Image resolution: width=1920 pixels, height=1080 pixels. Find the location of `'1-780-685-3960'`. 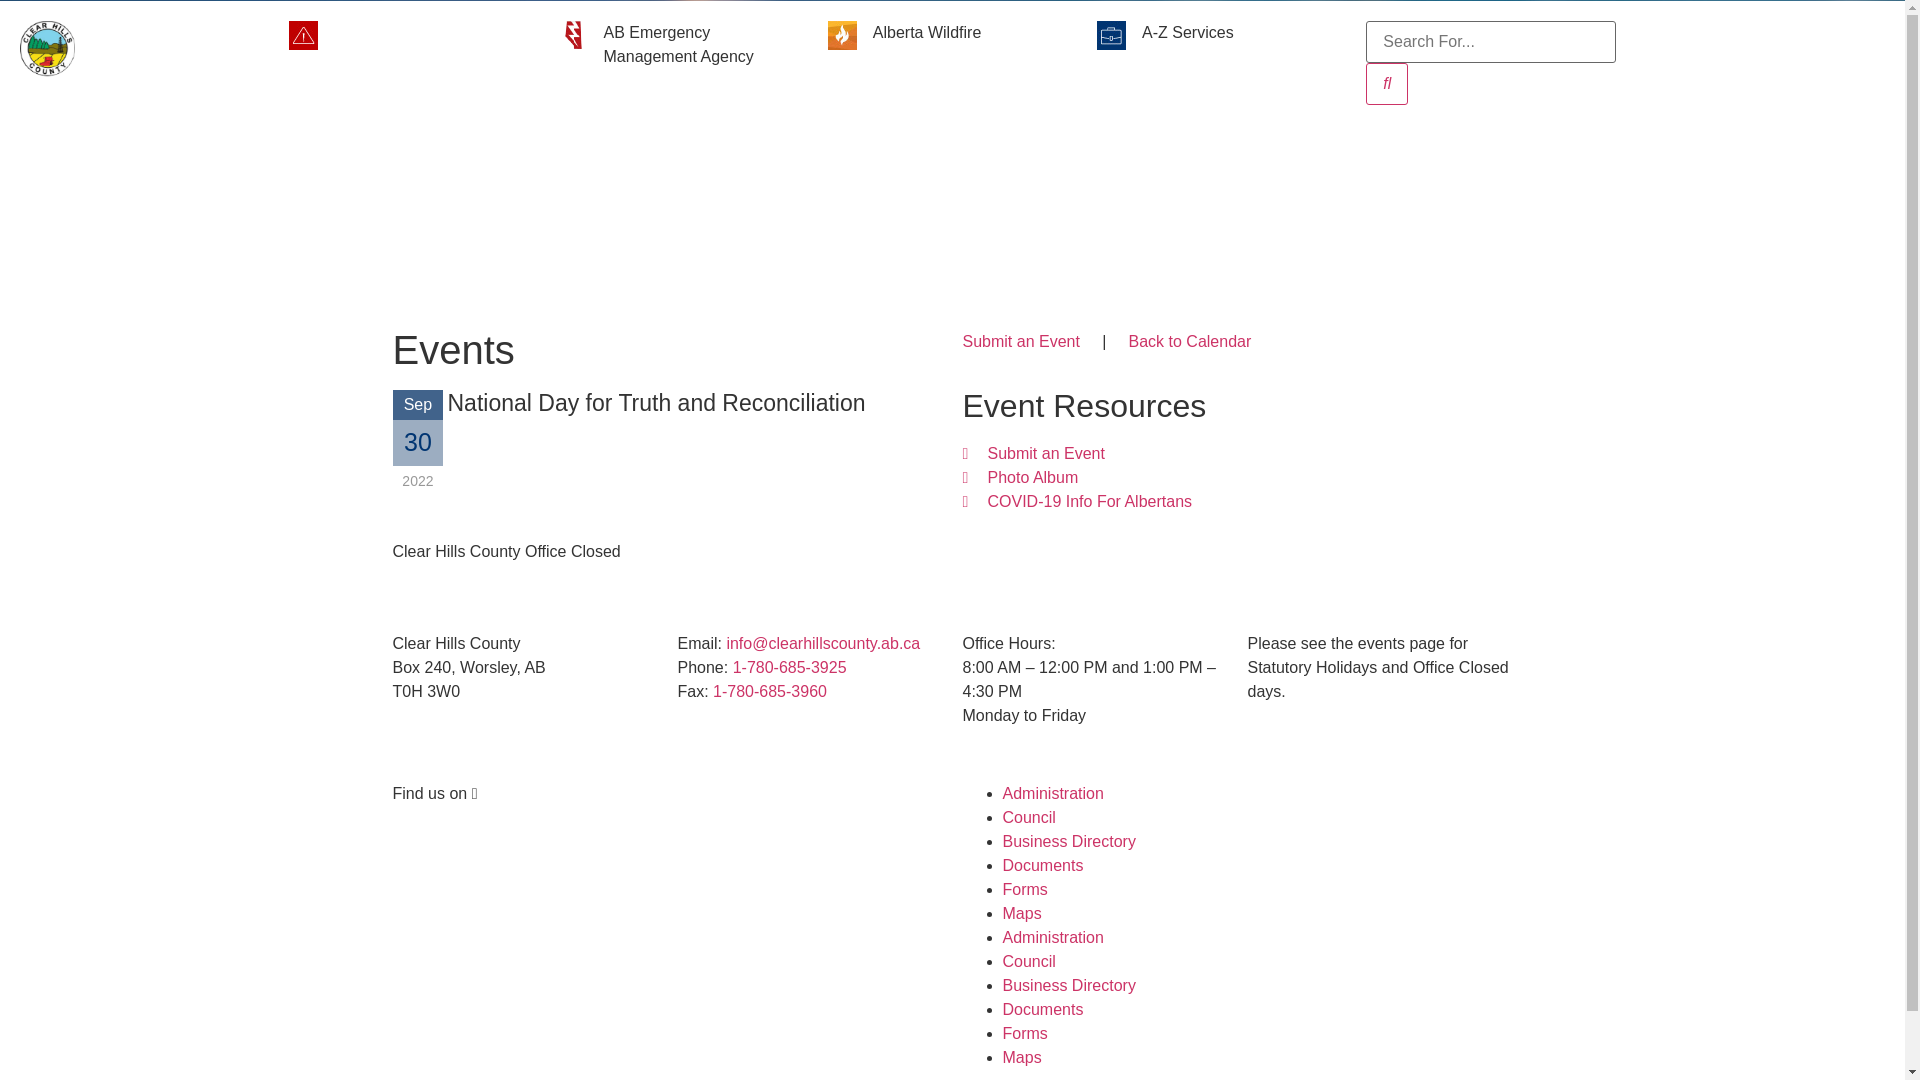

'1-780-685-3960' is located at coordinates (768, 690).